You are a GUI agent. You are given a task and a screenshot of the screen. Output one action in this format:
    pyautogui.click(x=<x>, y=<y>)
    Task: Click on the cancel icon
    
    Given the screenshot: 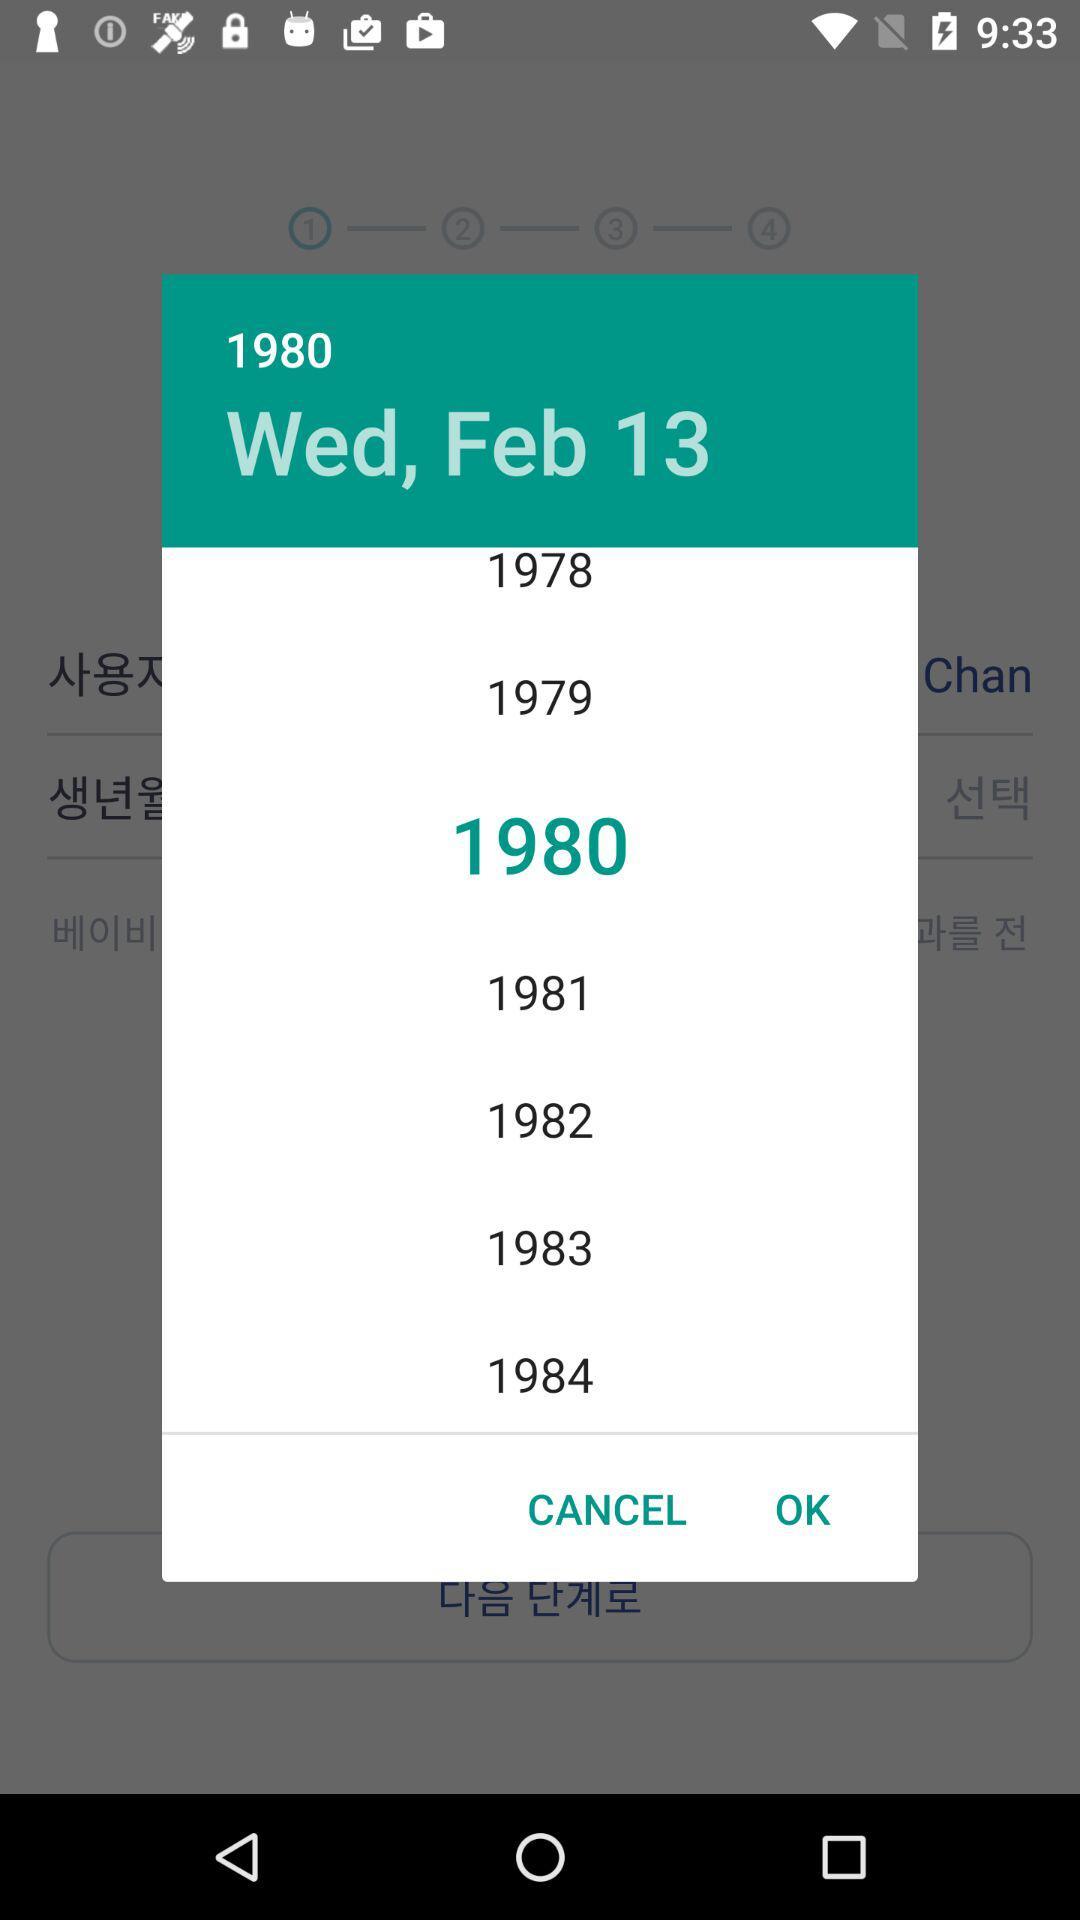 What is the action you would take?
    pyautogui.click(x=606, y=1508)
    